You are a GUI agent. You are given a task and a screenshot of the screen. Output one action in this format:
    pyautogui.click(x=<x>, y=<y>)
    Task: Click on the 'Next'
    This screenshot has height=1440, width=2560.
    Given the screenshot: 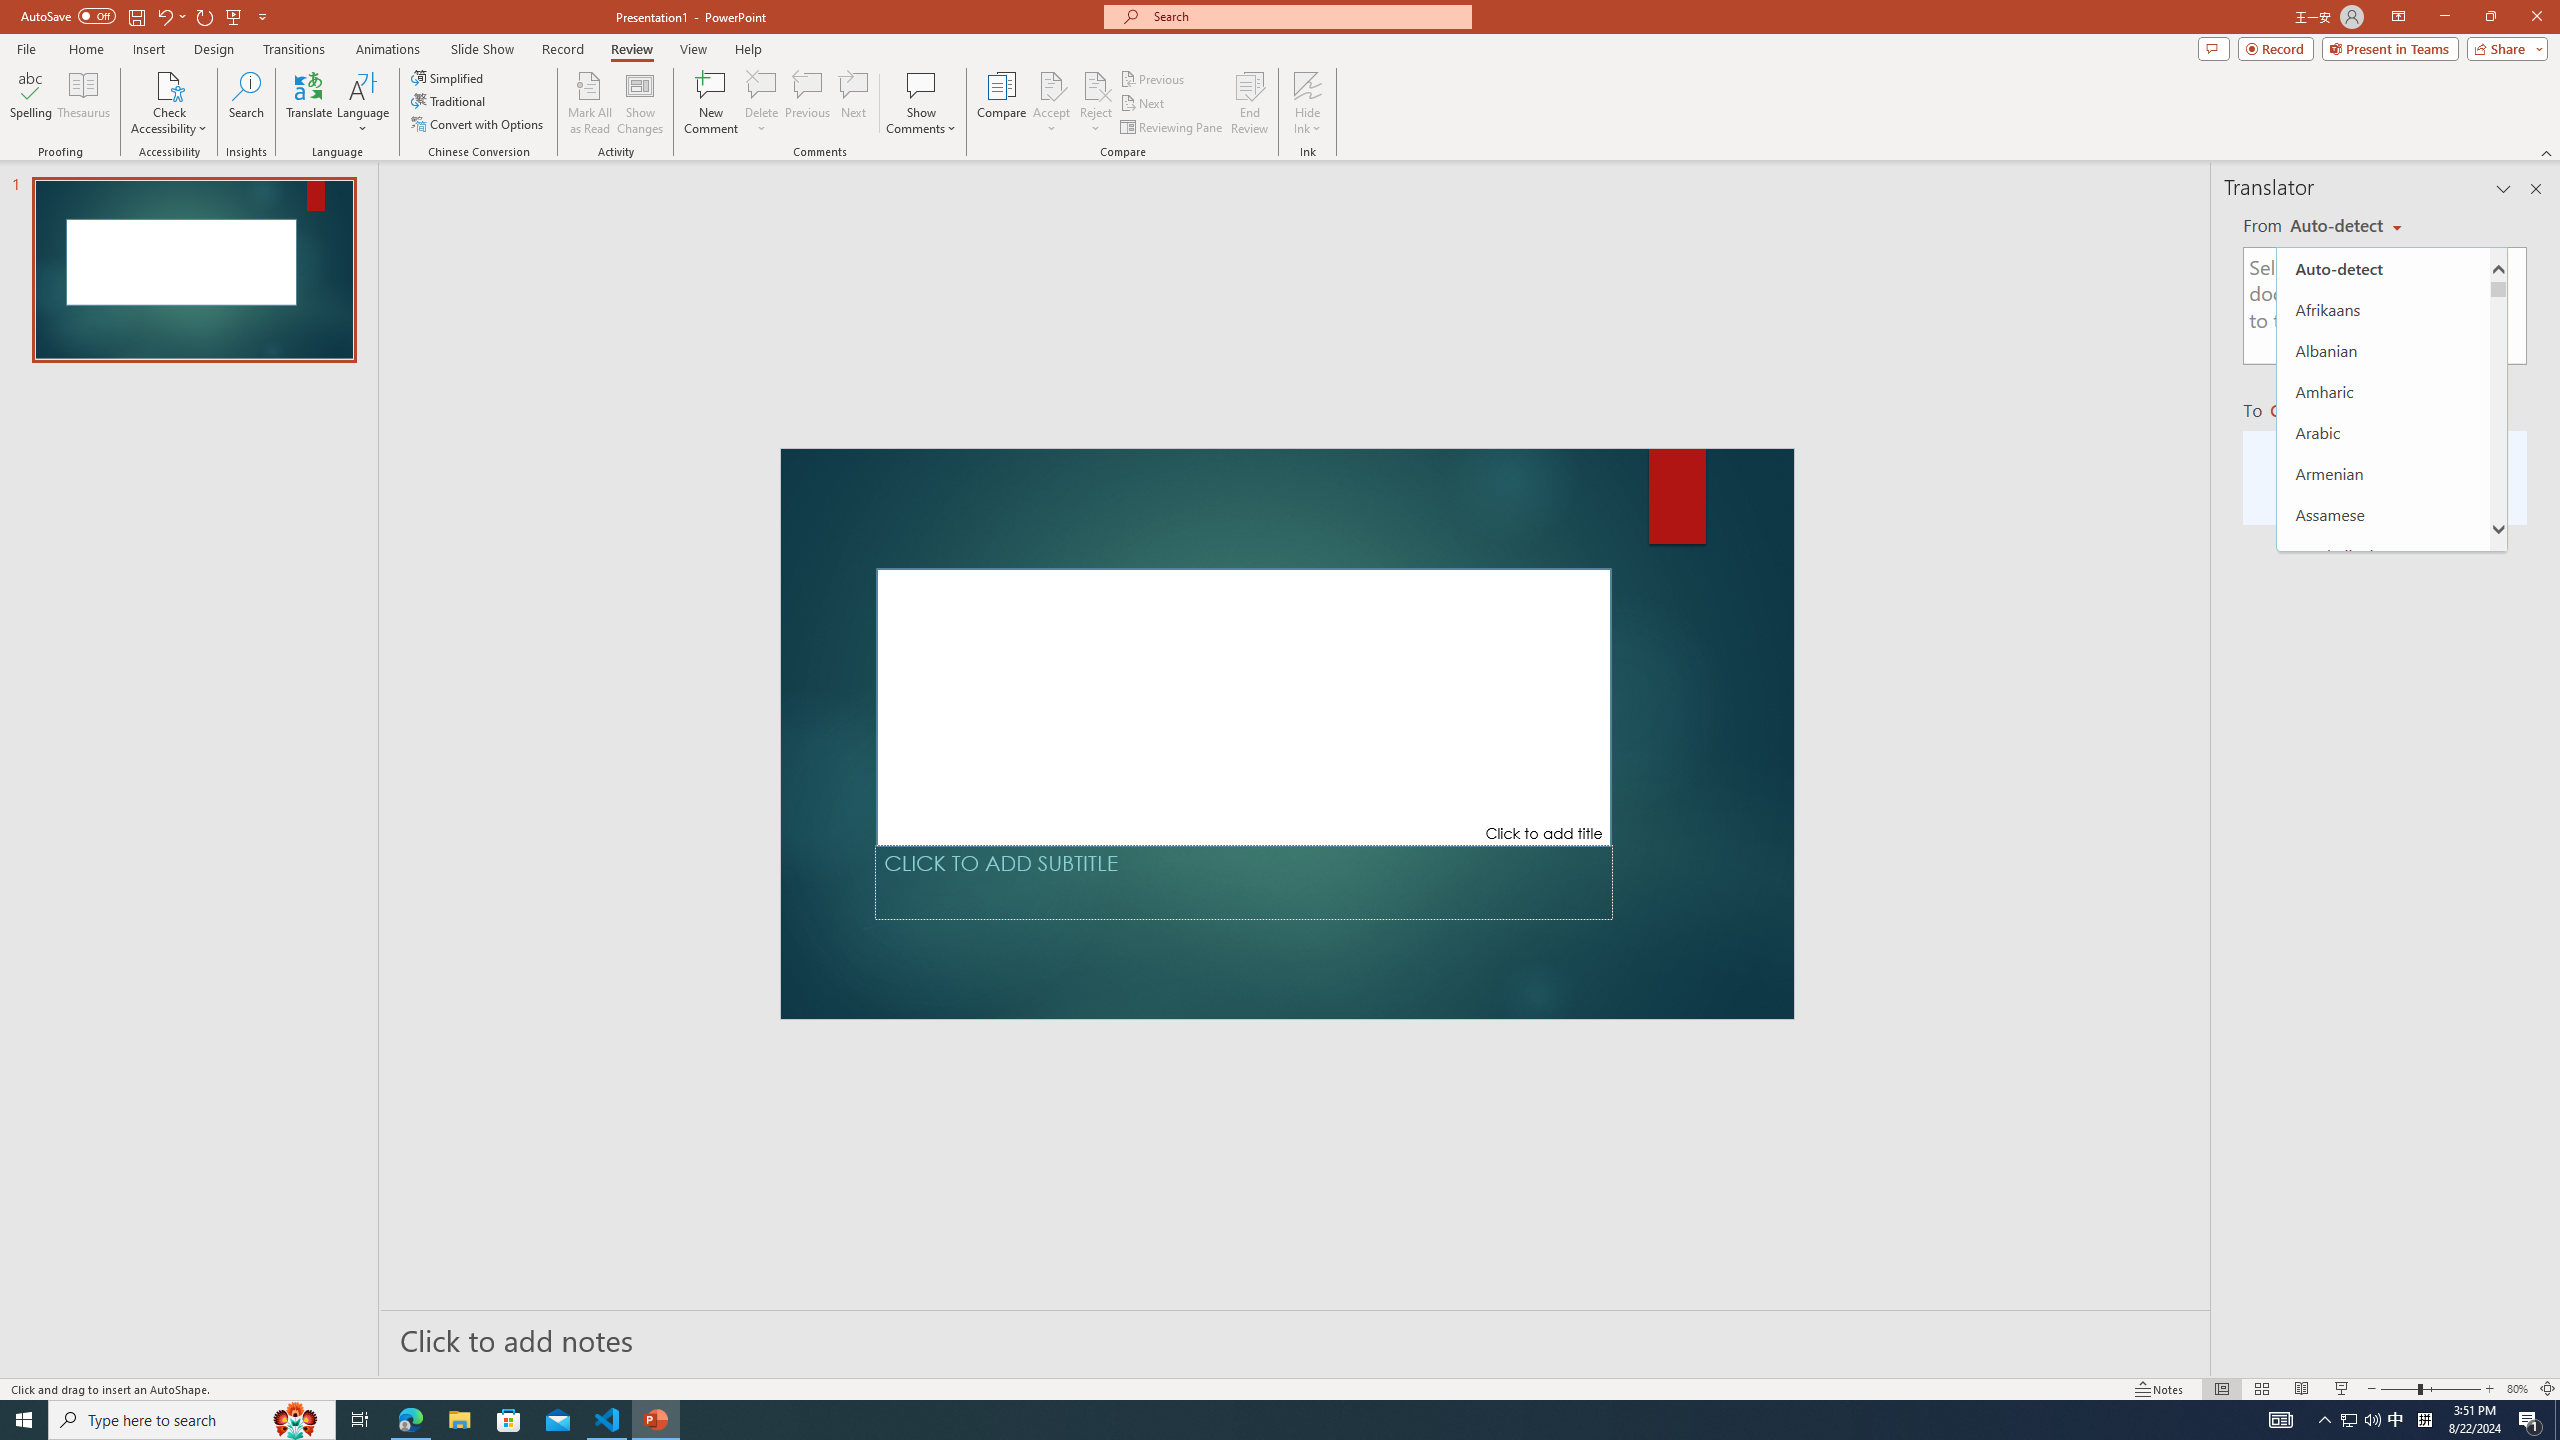 What is the action you would take?
    pyautogui.click(x=1142, y=103)
    